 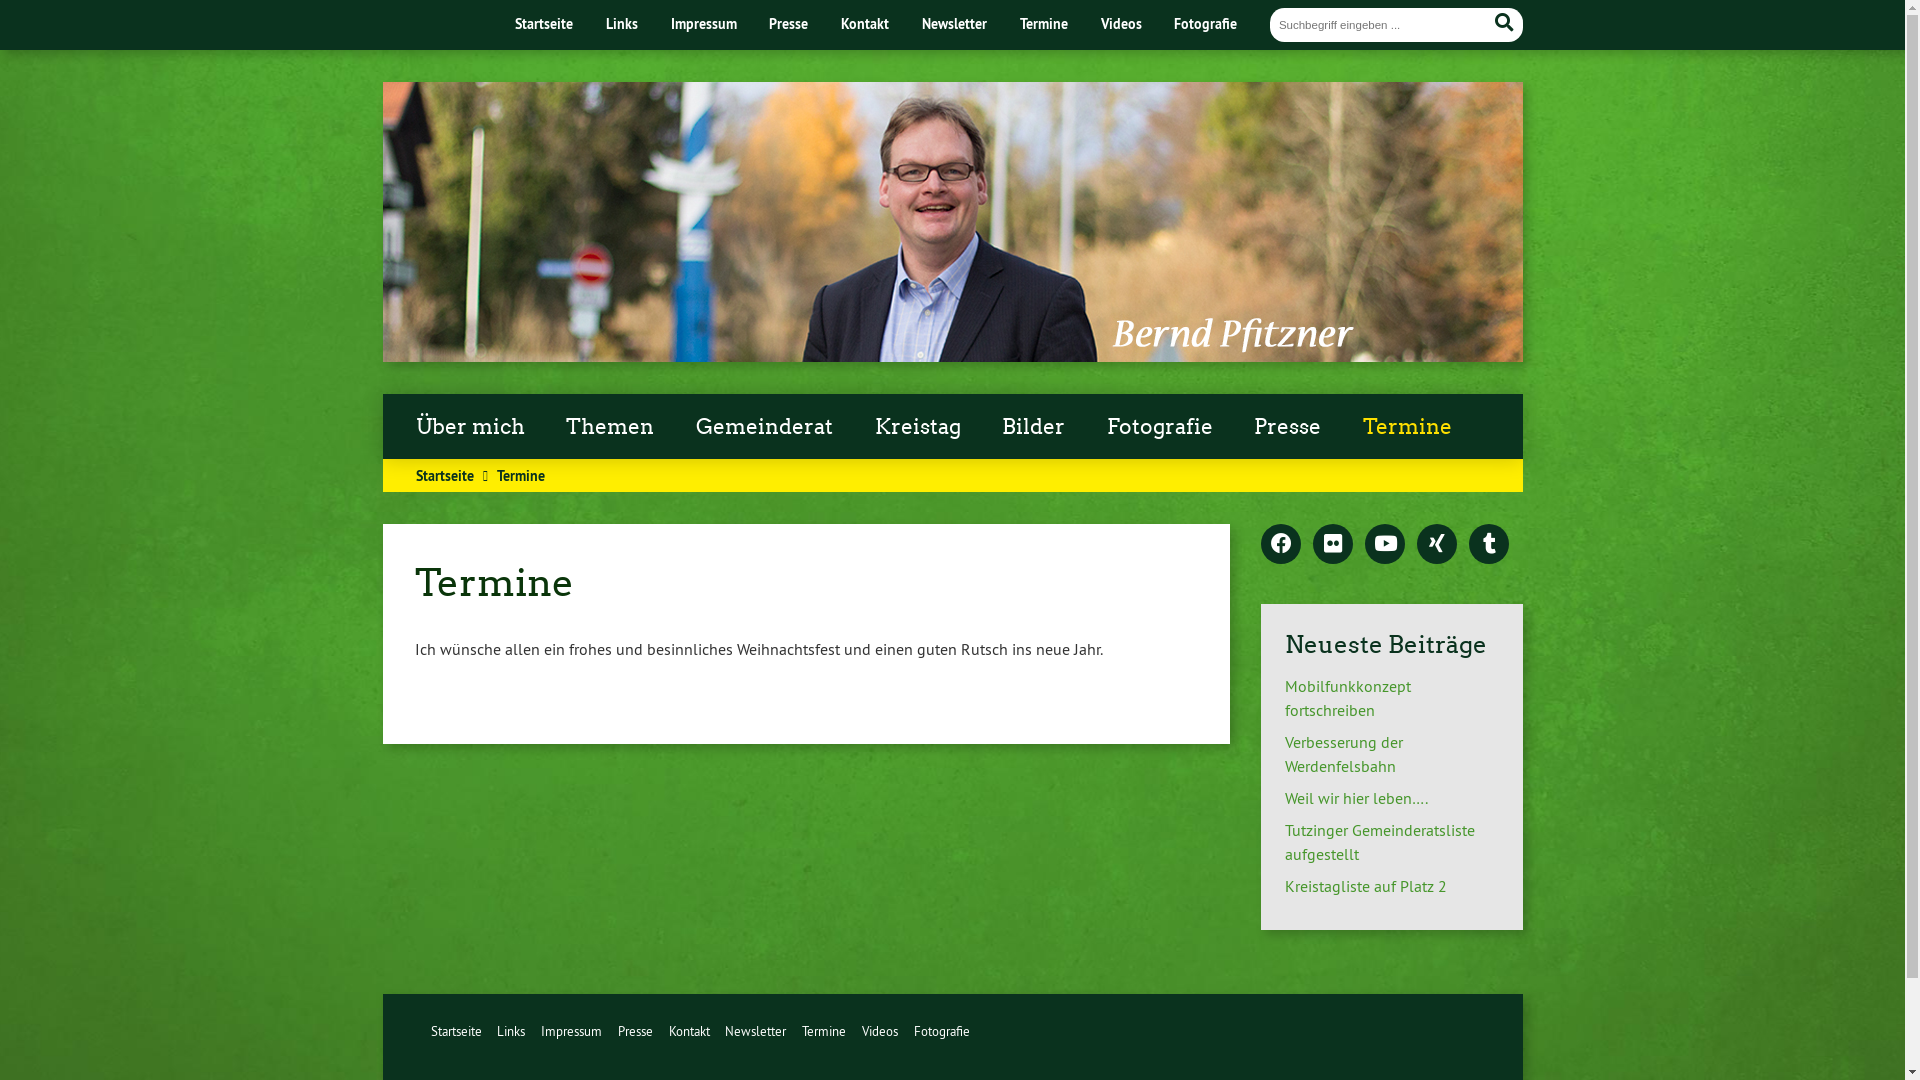 What do you see at coordinates (824, 1030) in the screenshot?
I see `'Termine'` at bounding box center [824, 1030].